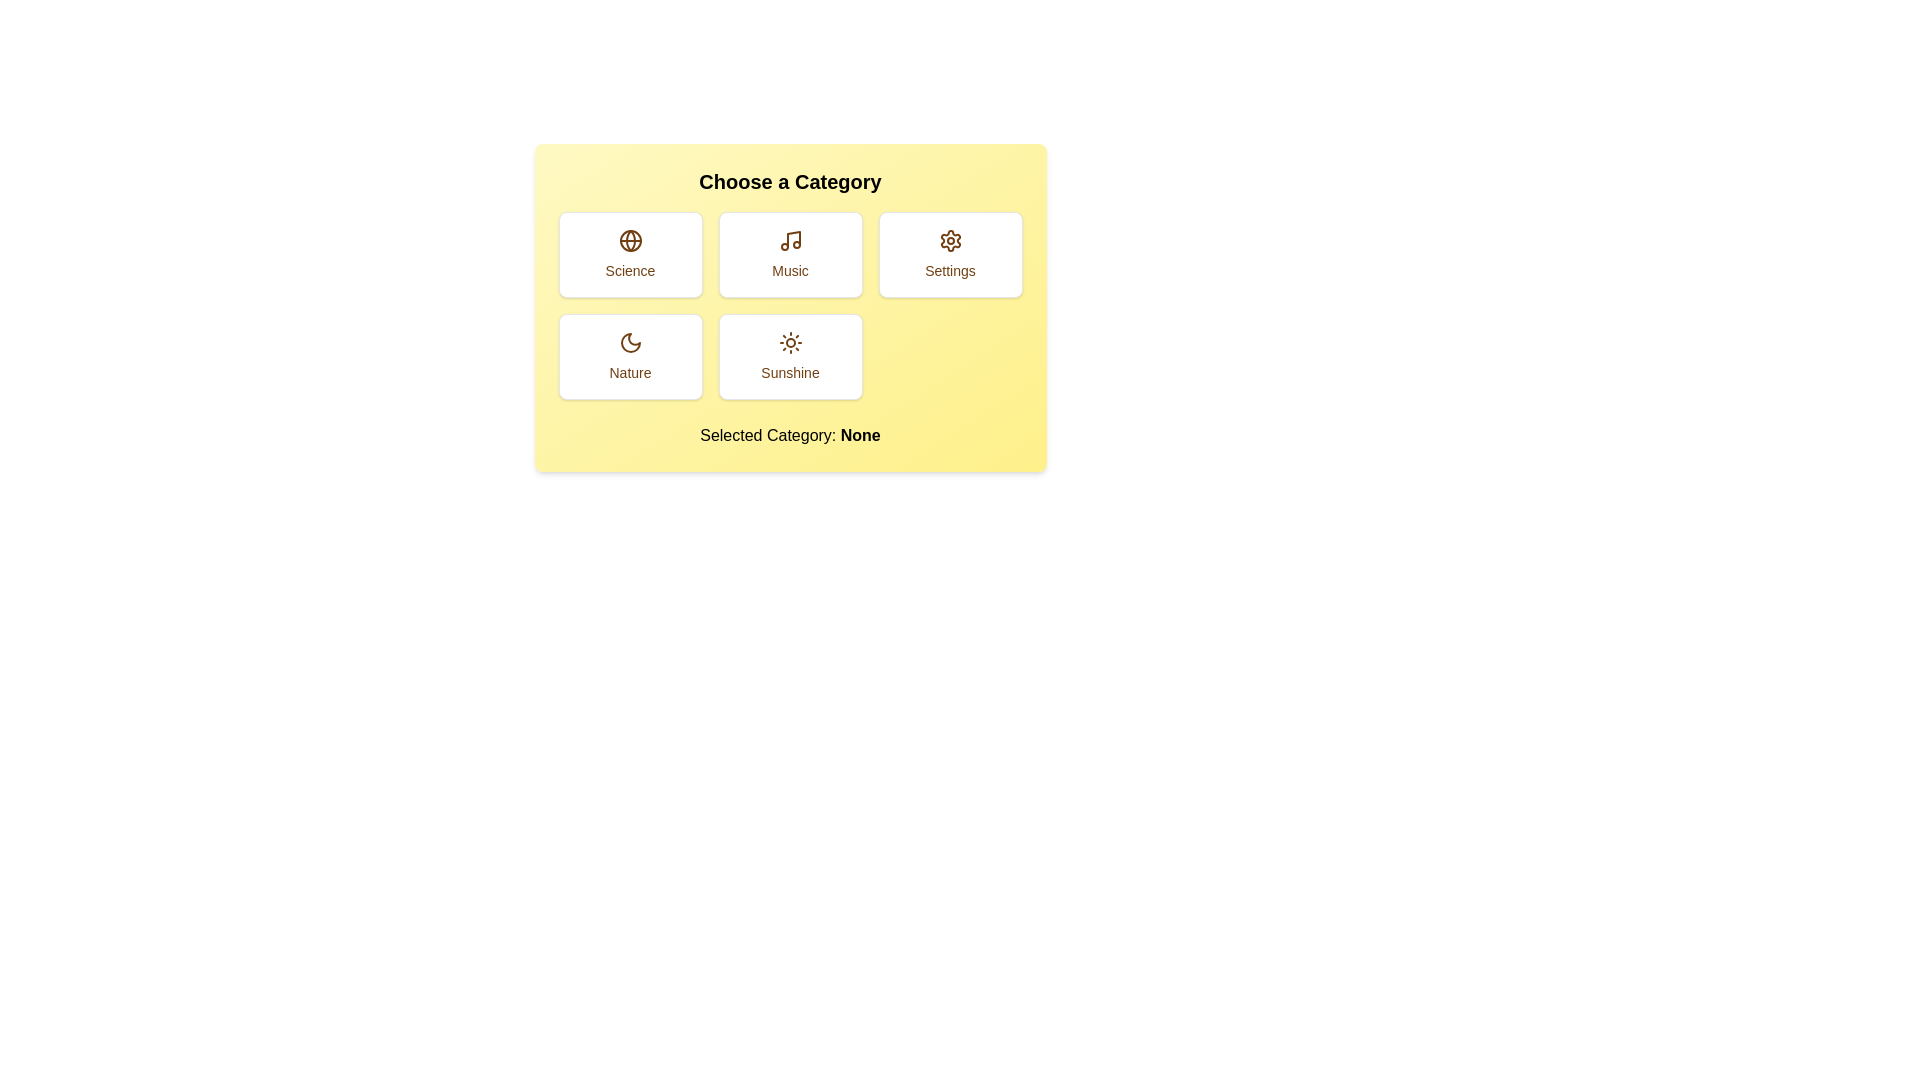 The image size is (1920, 1080). What do you see at coordinates (629, 253) in the screenshot?
I see `the 'Science' category button located at the top-left corner among a grid of six buttons` at bounding box center [629, 253].